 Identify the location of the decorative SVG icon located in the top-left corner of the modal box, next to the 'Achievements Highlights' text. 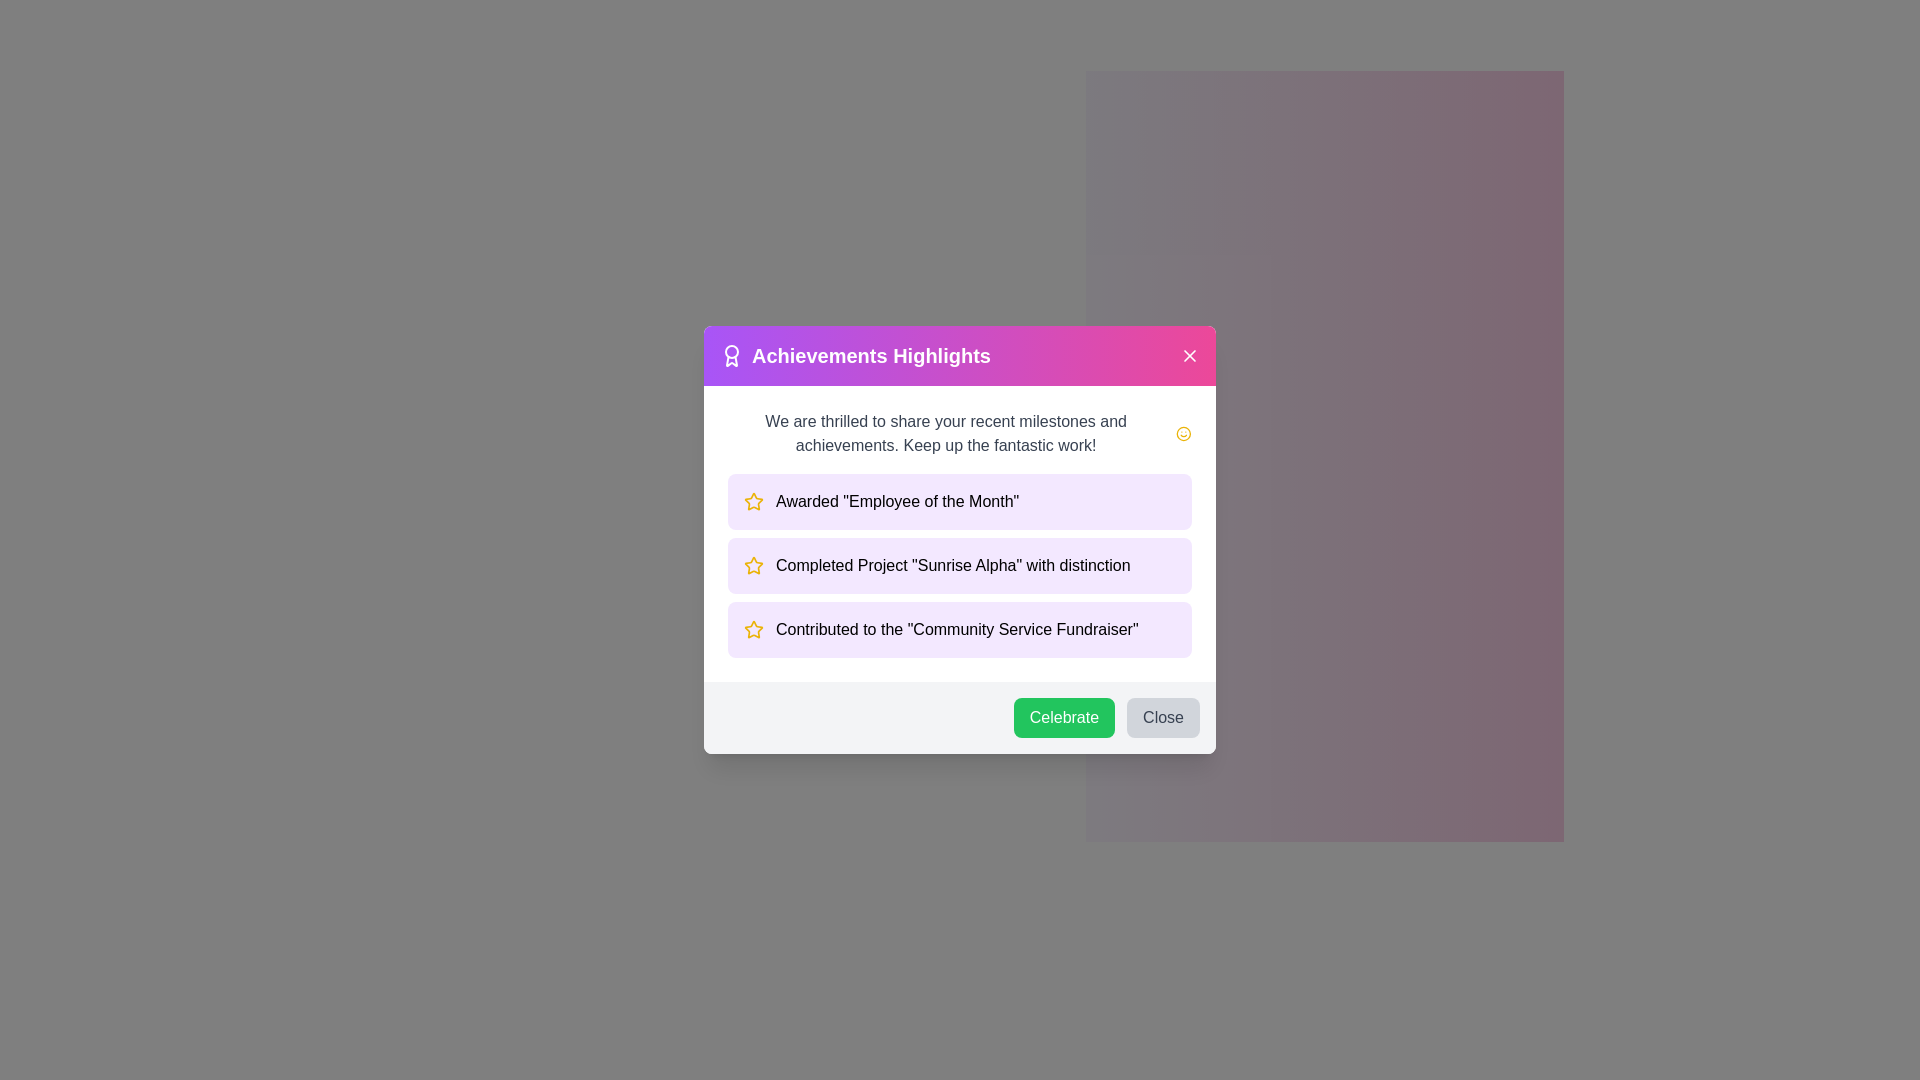
(730, 354).